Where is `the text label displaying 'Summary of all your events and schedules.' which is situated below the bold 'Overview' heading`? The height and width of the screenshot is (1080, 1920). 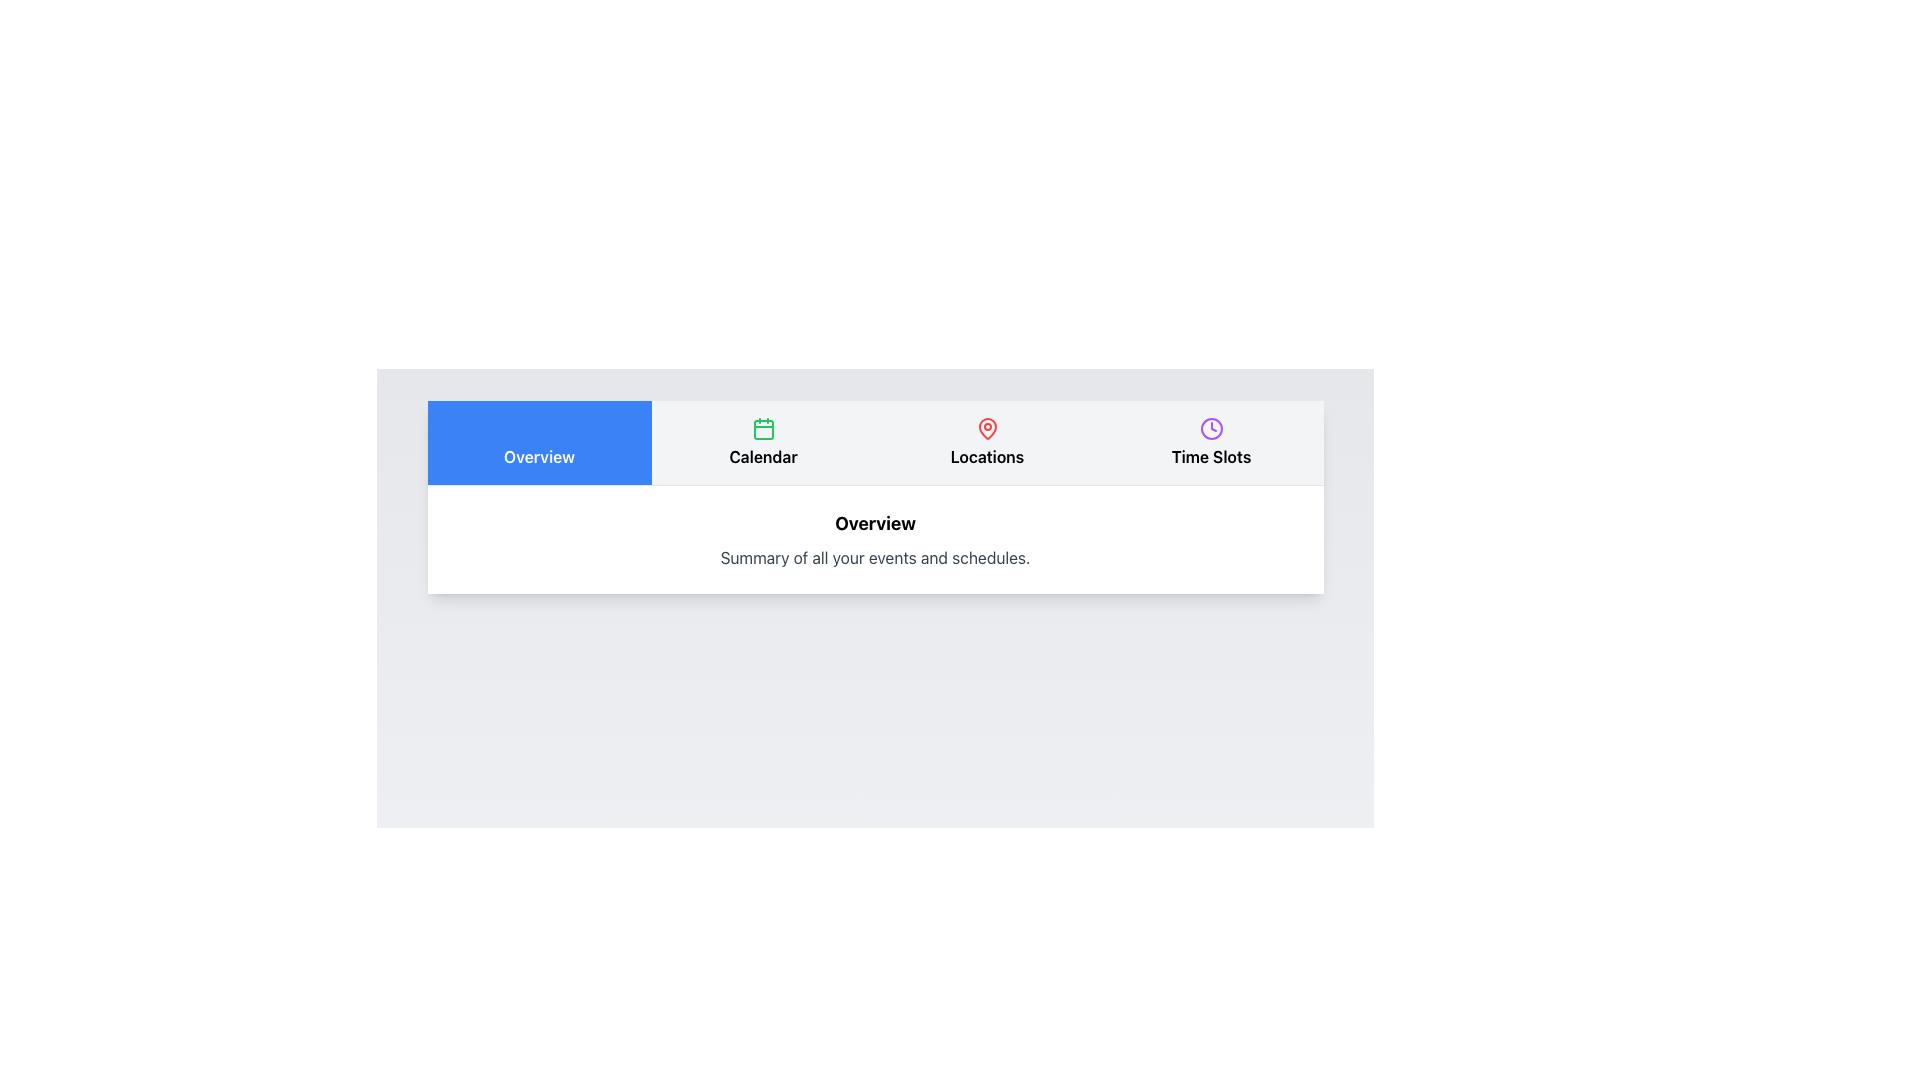 the text label displaying 'Summary of all your events and schedules.' which is situated below the bold 'Overview' heading is located at coordinates (875, 558).